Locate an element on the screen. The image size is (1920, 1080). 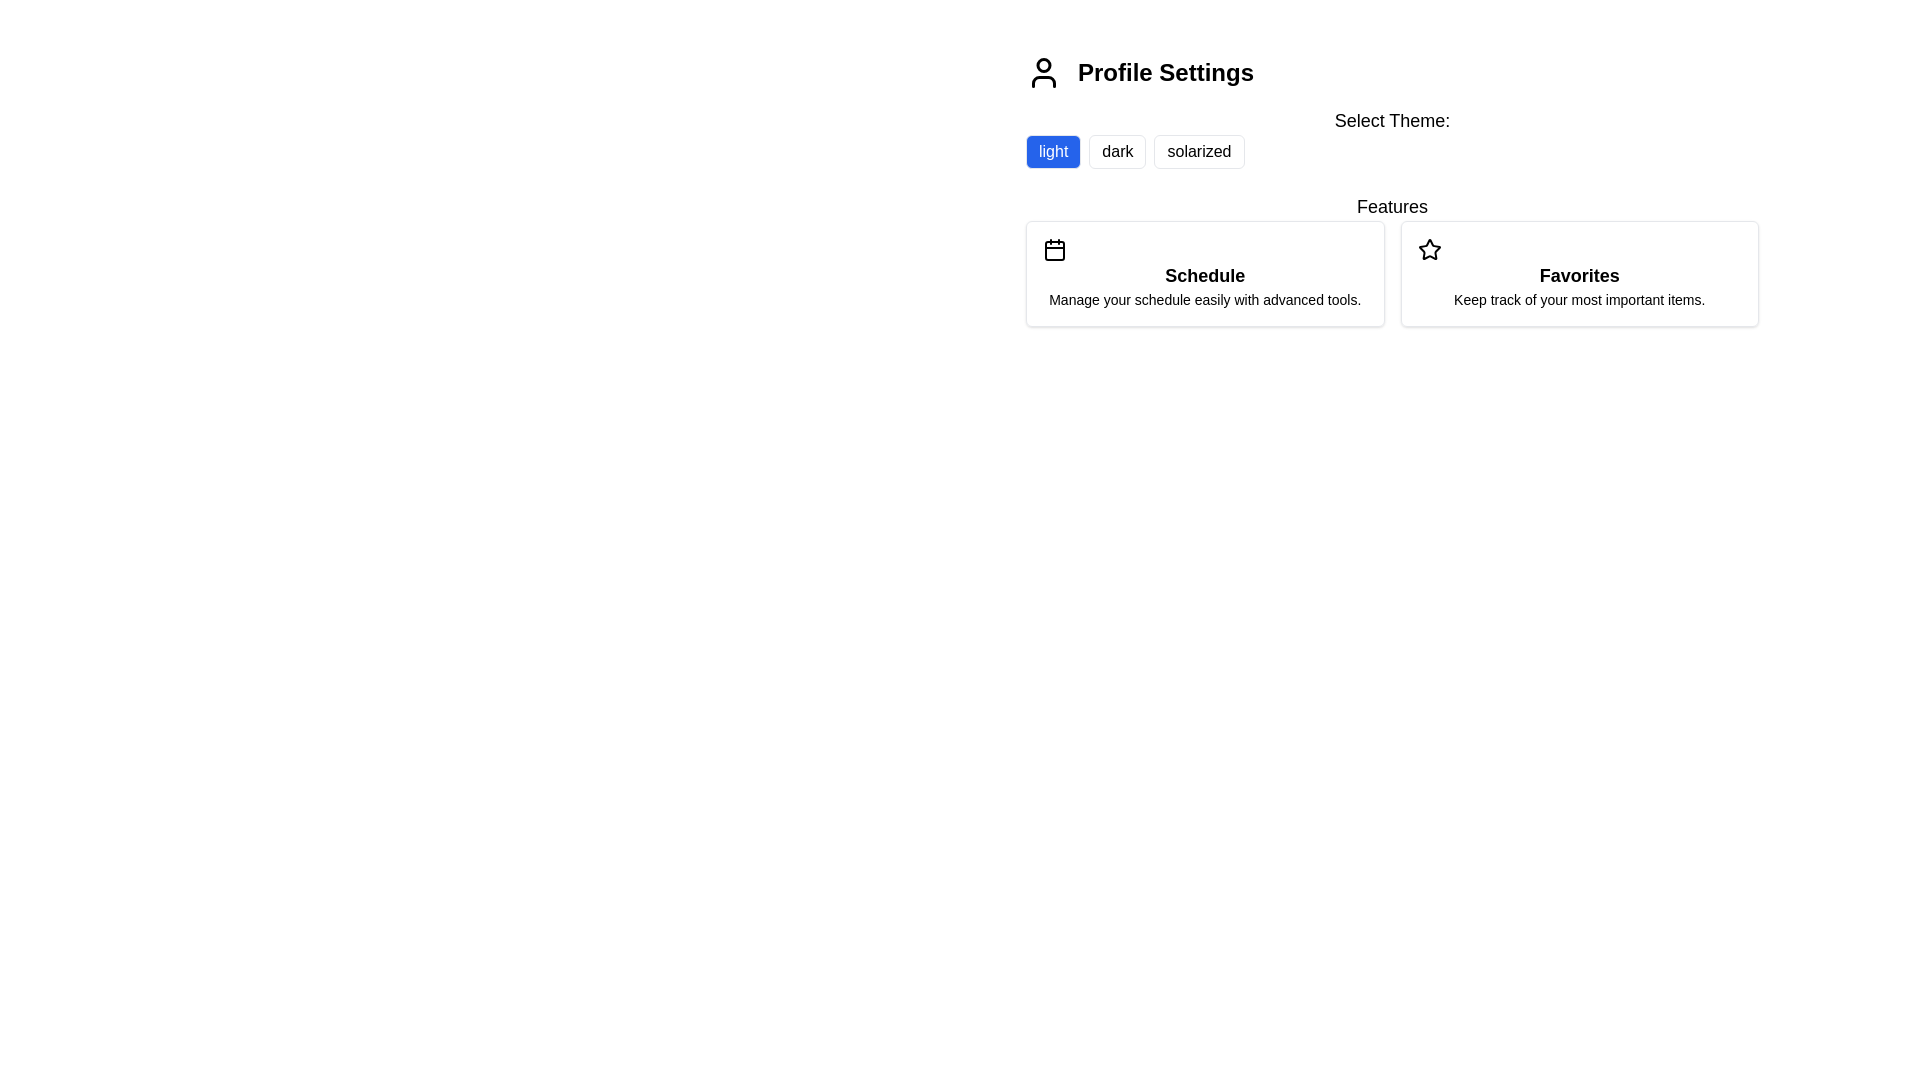
the calendar icon component, which is a white rounded rectangle styled as a calendar, located to the left of the 'Schedule' text in the first card of the 'Features' section is located at coordinates (1054, 249).